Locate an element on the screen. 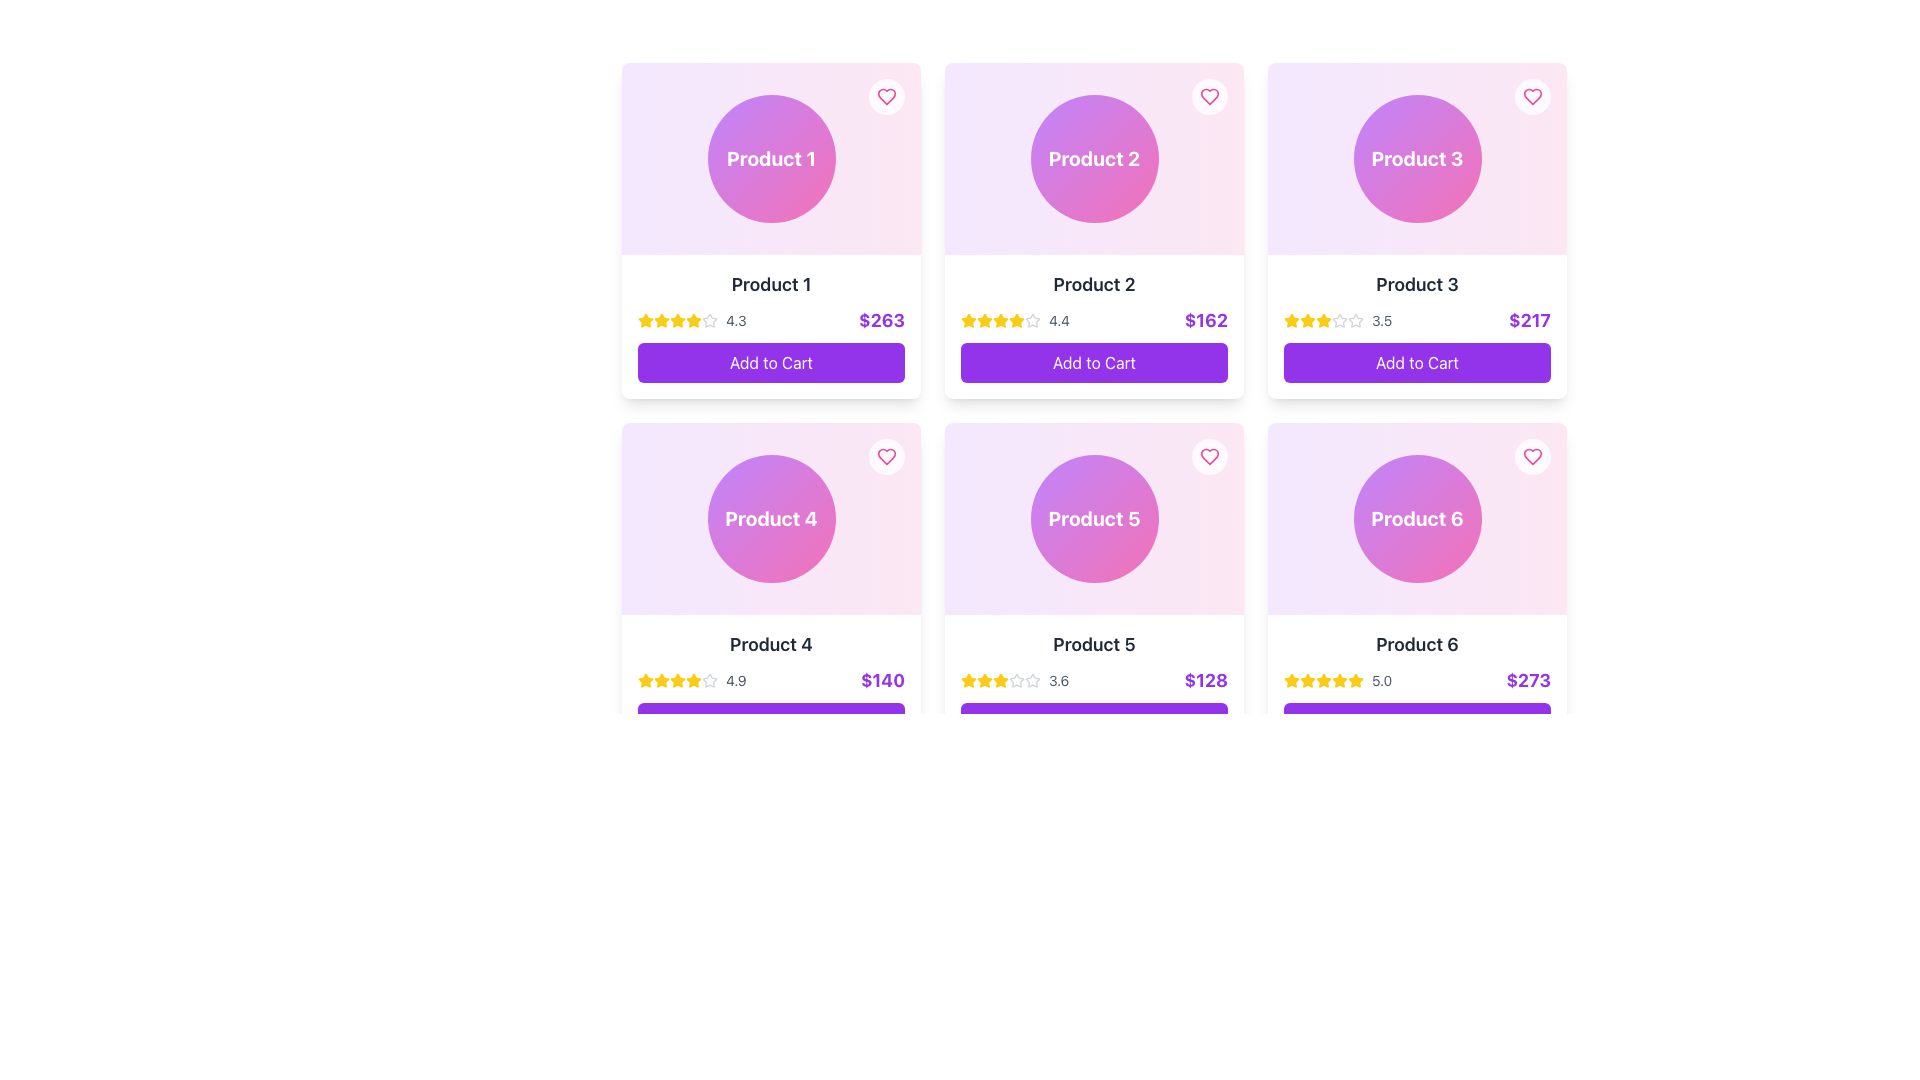 The width and height of the screenshot is (1920, 1080). the highest rating star visual indicator for 'Product 6' is located at coordinates (1308, 680).